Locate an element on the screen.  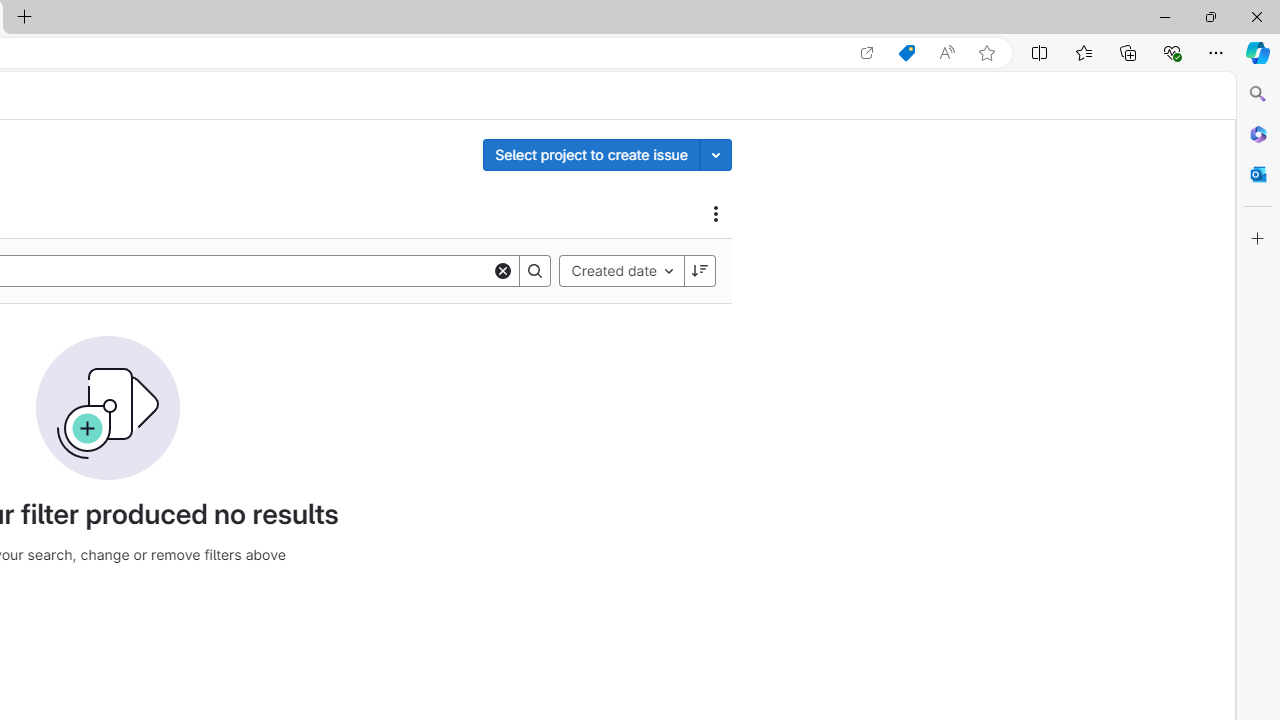
'Sort direction: Descending' is located at coordinates (699, 270).